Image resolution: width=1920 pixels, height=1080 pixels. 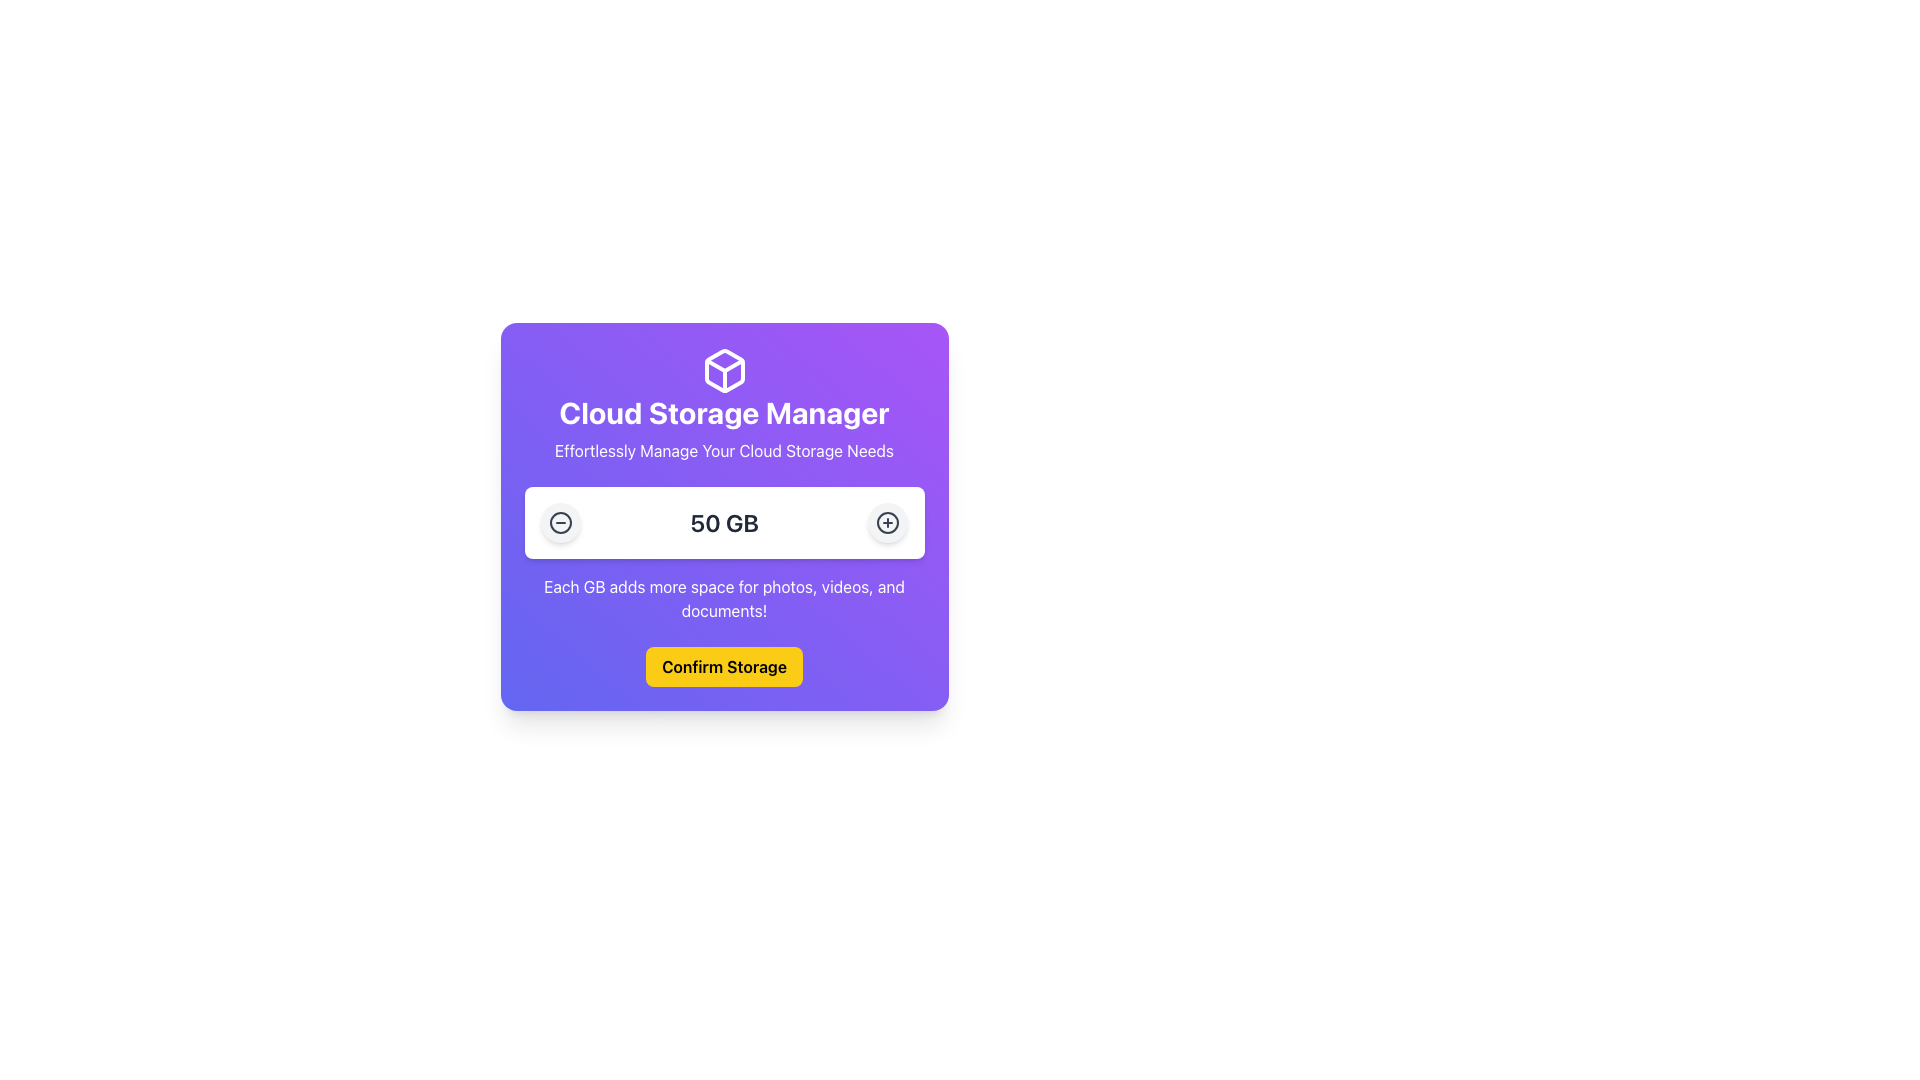 What do you see at coordinates (560, 522) in the screenshot?
I see `the Icon Button (Minus), which is a circular button with a gray outline and a horizontal minus sign at its center, to decrease the associated value in the storage adjustment interface` at bounding box center [560, 522].